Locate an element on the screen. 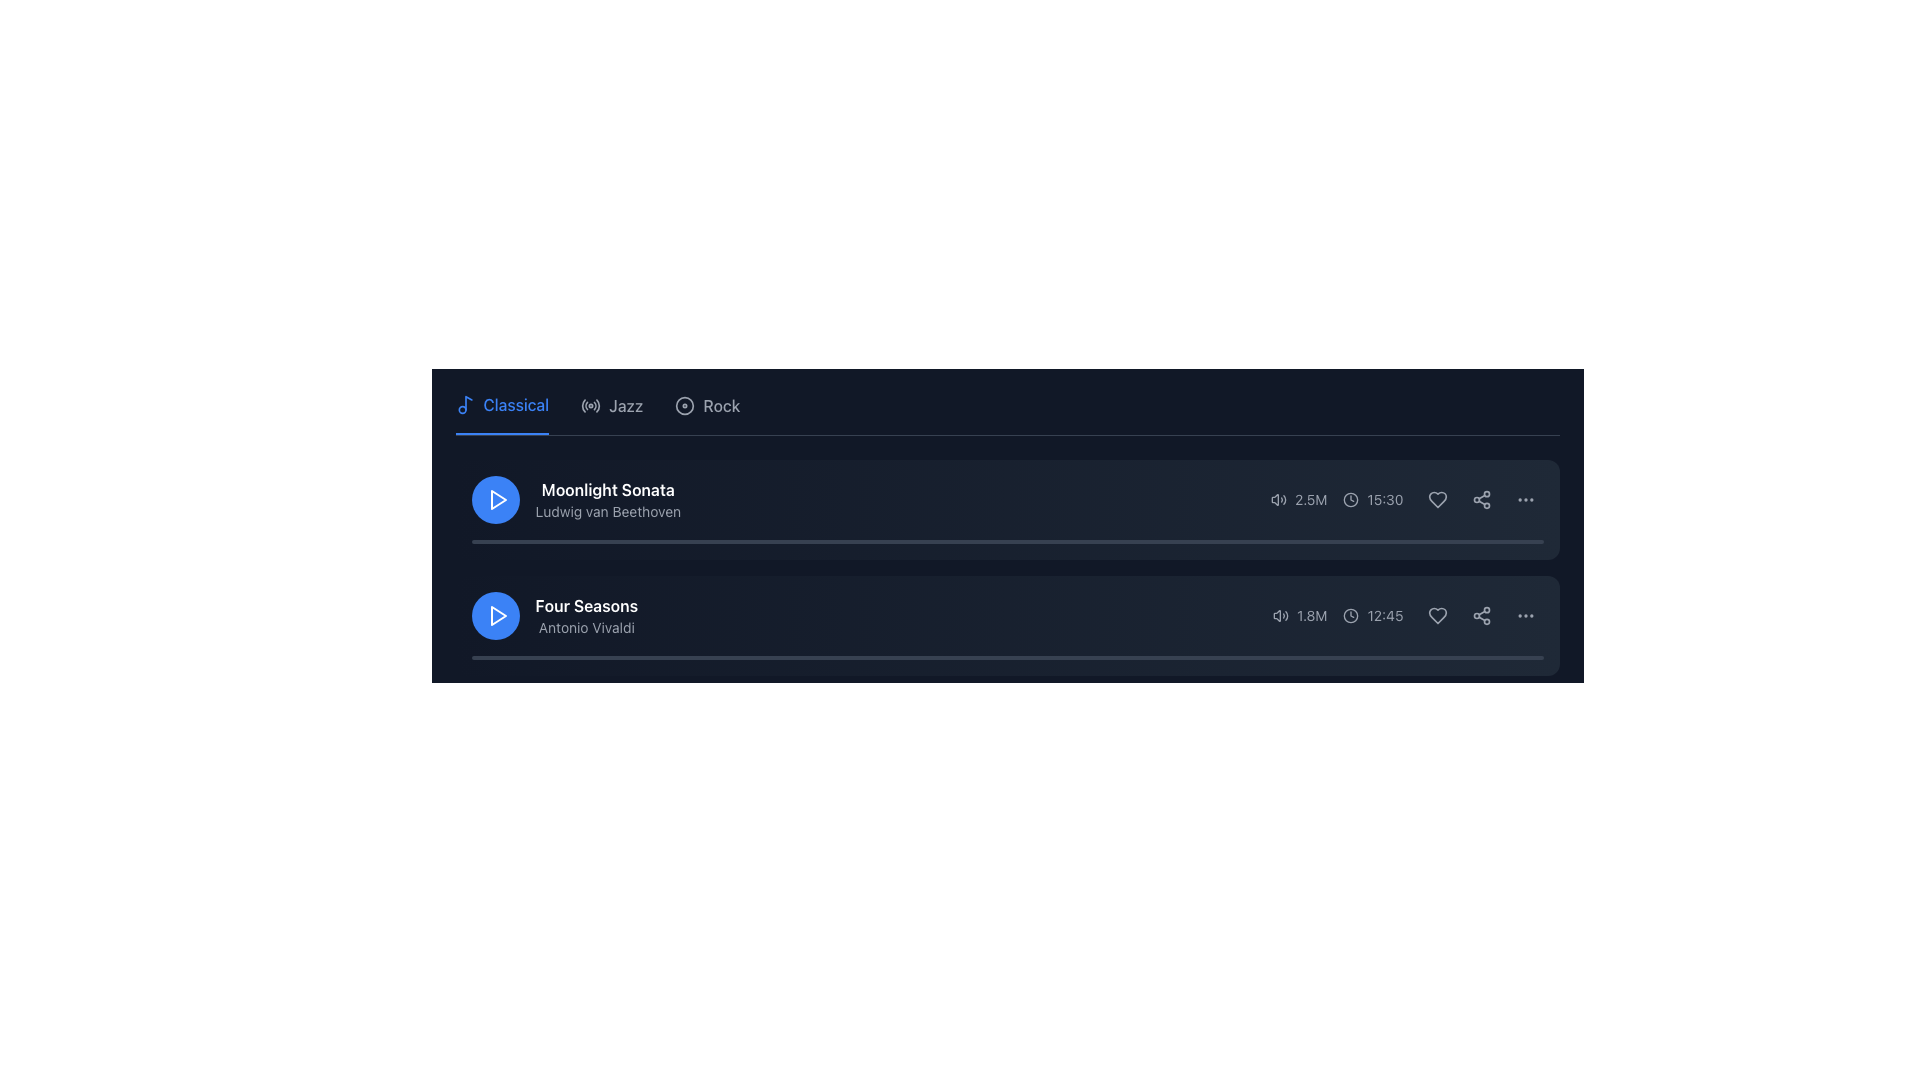 Image resolution: width=1920 pixels, height=1080 pixels. the second ellipsis icon, which consists of three horizontal dots is located at coordinates (1524, 615).